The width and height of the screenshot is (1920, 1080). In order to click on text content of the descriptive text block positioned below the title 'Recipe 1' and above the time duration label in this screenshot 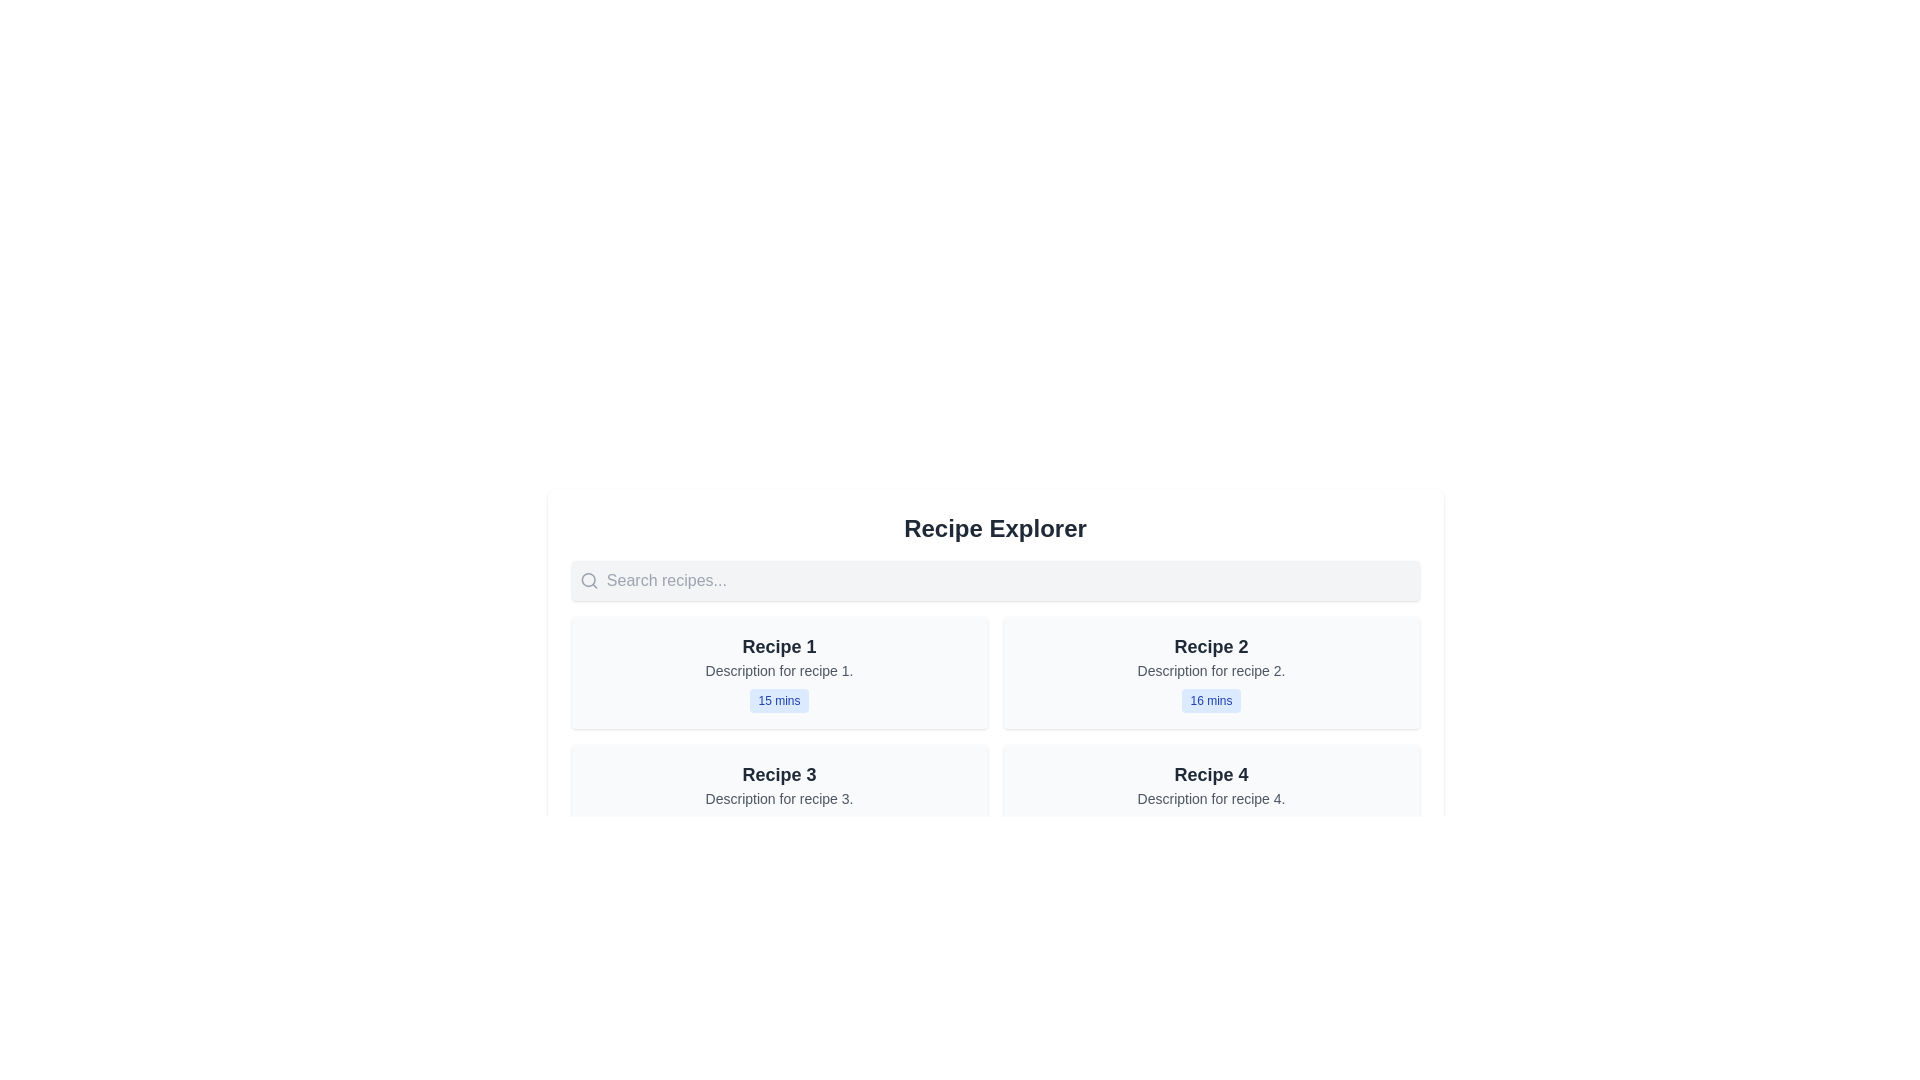, I will do `click(778, 671)`.